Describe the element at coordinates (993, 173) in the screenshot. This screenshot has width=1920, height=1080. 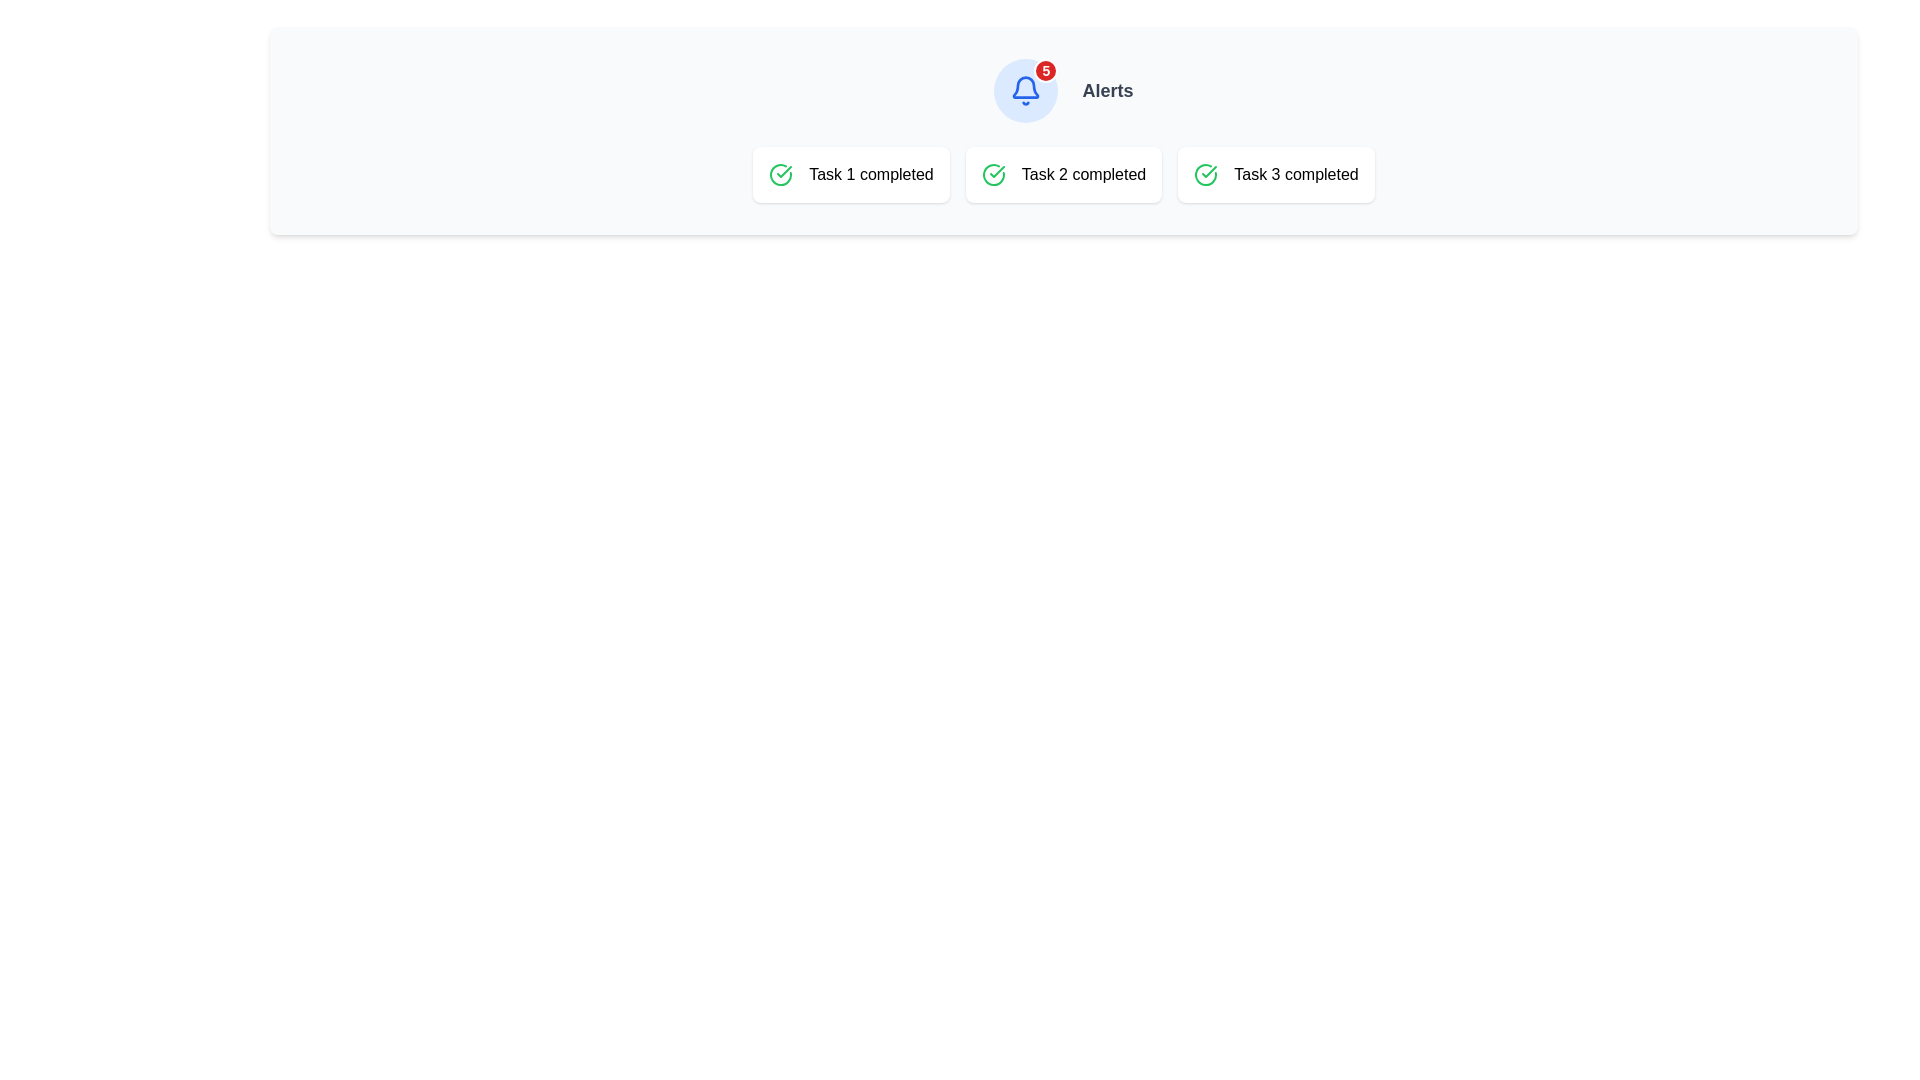
I see `the visual status indicator for 'Task 2', which is located in the middle card of the task completion indicators, to focus on this element using navigation keys` at that location.